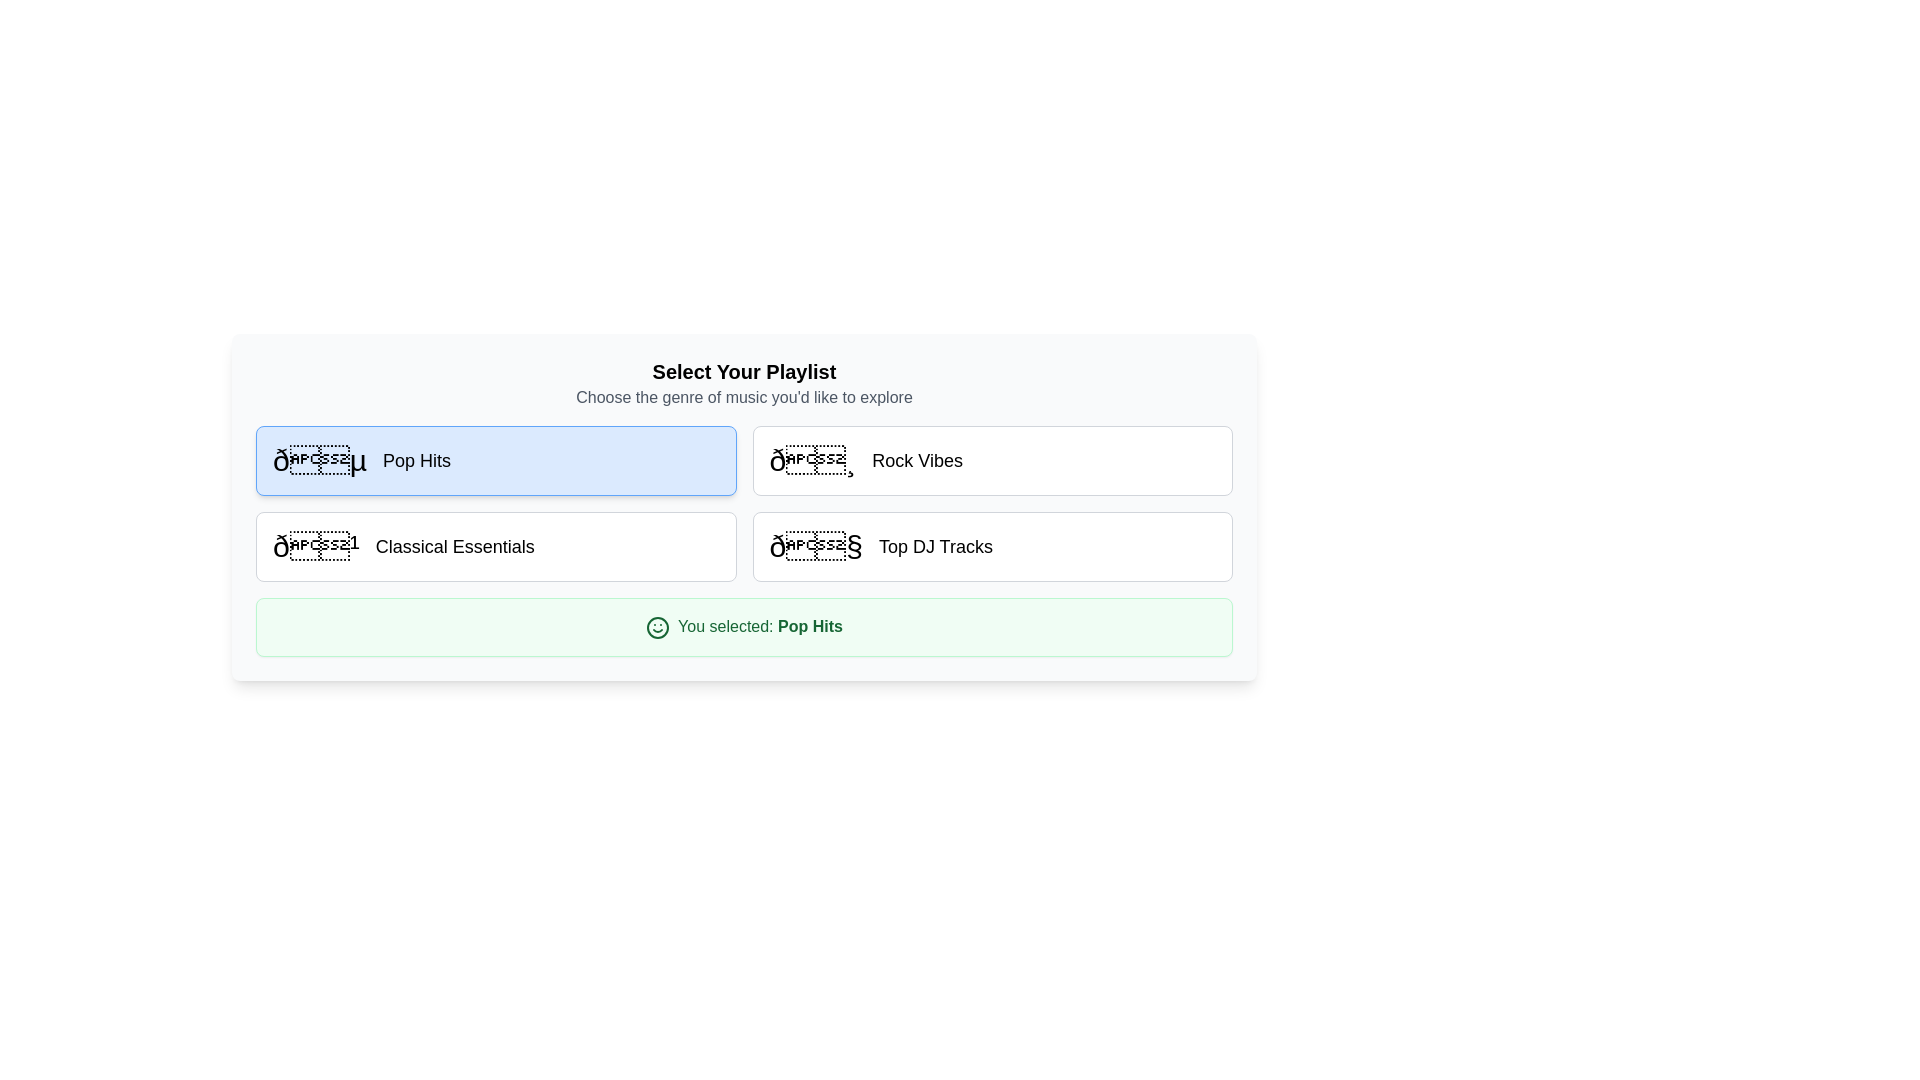 The width and height of the screenshot is (1920, 1080). I want to click on the rectangular button labeled 'Top DJ Tracks' which contains a musical equipment emoji, located in the bottom-right corner of the playlist options grid, so click(992, 547).